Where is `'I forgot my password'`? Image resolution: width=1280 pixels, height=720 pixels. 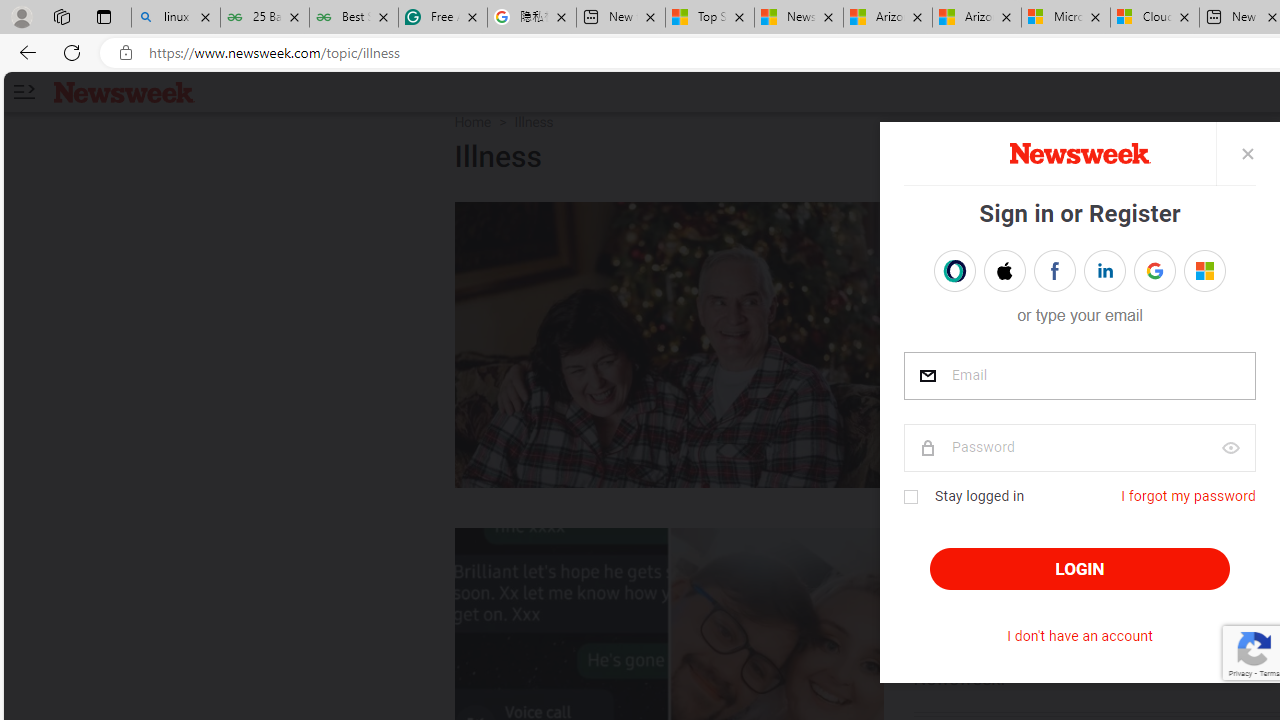 'I forgot my password' is located at coordinates (1187, 495).